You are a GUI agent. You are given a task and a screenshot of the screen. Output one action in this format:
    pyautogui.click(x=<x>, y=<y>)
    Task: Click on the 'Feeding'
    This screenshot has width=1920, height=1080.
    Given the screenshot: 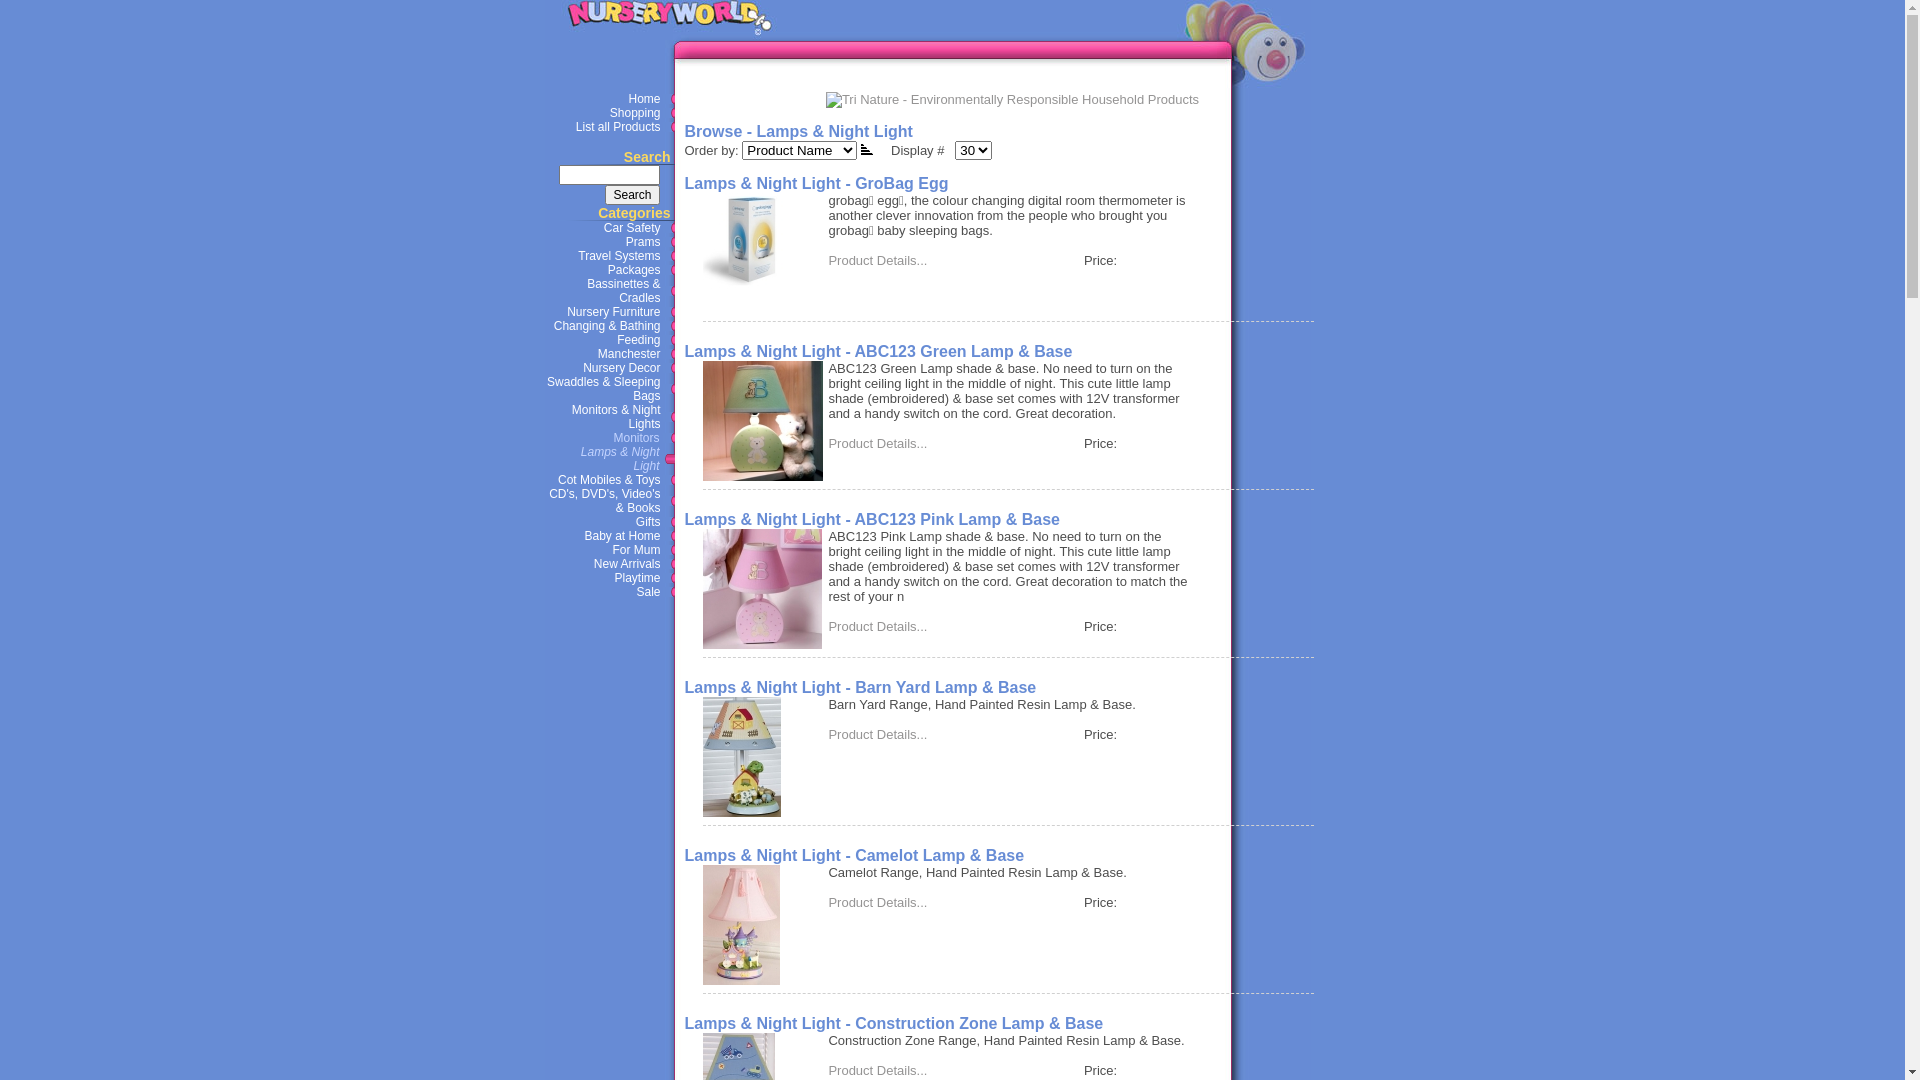 What is the action you would take?
    pyautogui.click(x=608, y=338)
    